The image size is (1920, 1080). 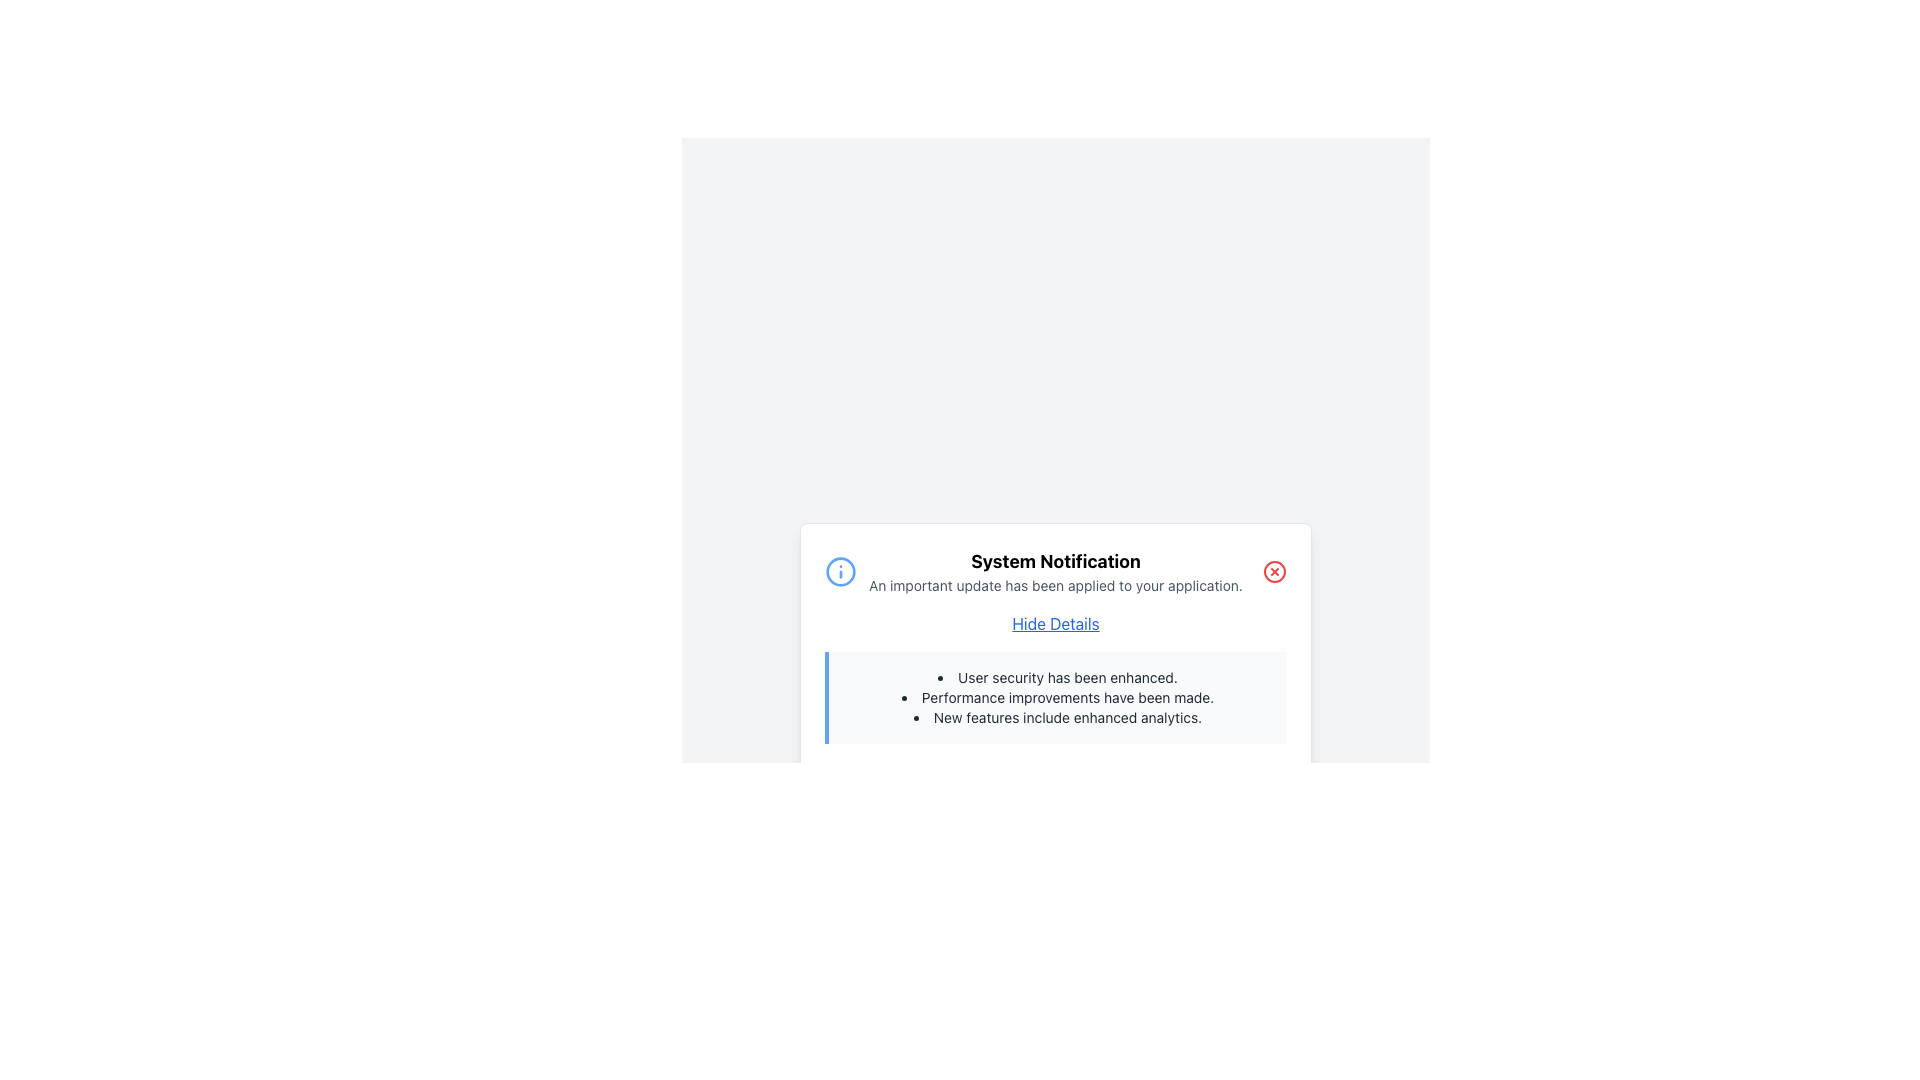 What do you see at coordinates (1274, 571) in the screenshot?
I see `the close button for the notification` at bounding box center [1274, 571].